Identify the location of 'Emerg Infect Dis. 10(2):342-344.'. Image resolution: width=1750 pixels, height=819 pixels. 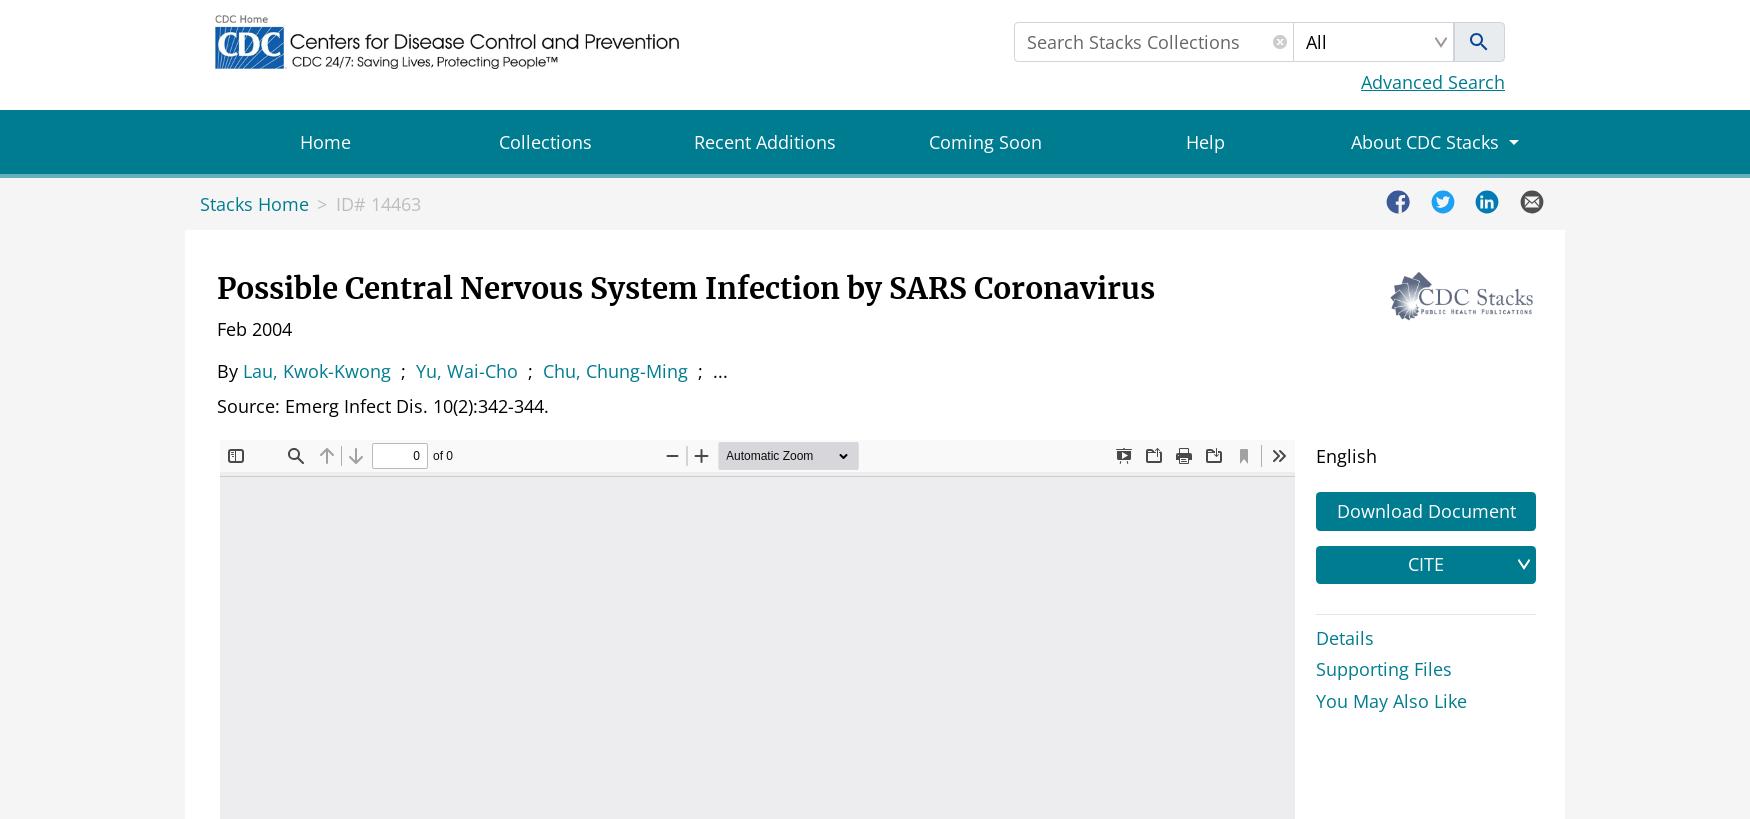
(284, 404).